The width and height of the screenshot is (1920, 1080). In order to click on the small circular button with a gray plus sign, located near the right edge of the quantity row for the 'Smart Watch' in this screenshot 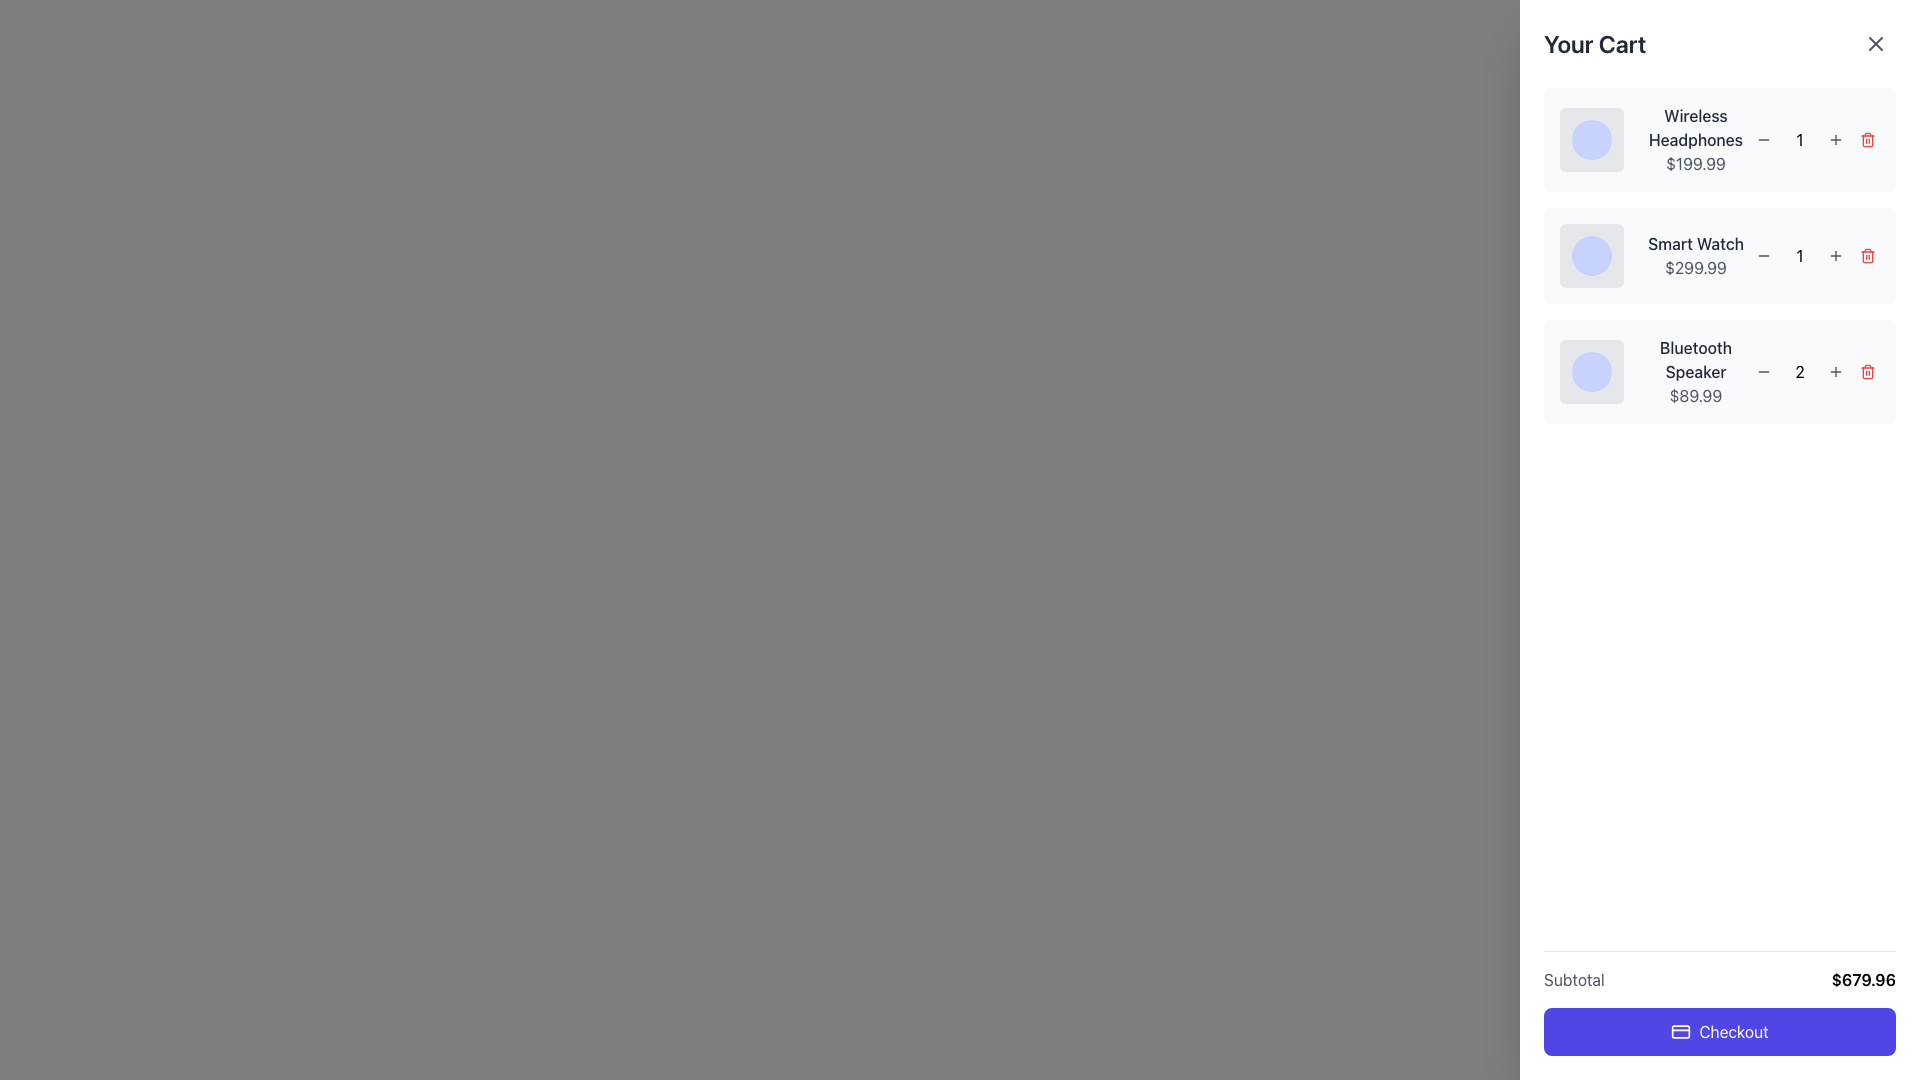, I will do `click(1836, 254)`.